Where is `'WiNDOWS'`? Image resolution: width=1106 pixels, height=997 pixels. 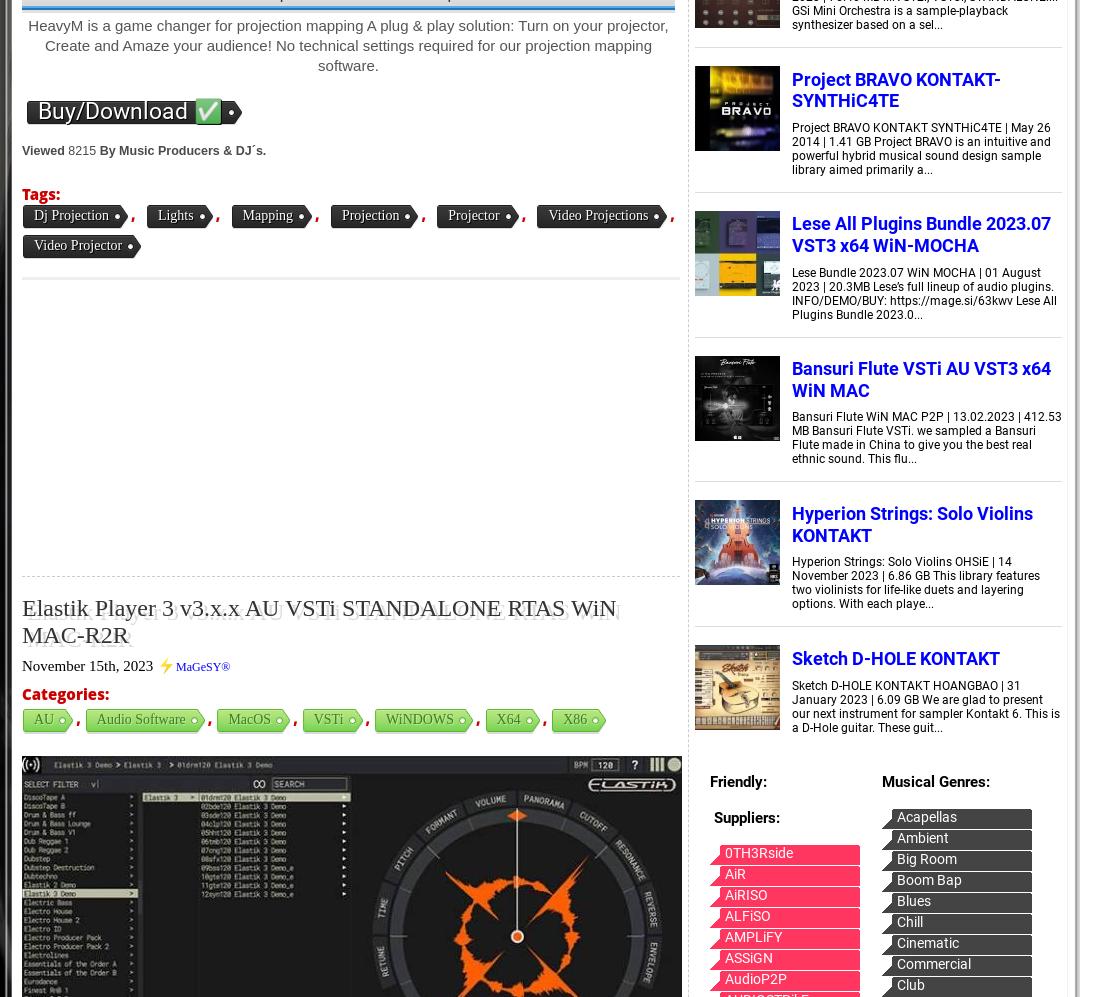
'WiNDOWS' is located at coordinates (419, 718).